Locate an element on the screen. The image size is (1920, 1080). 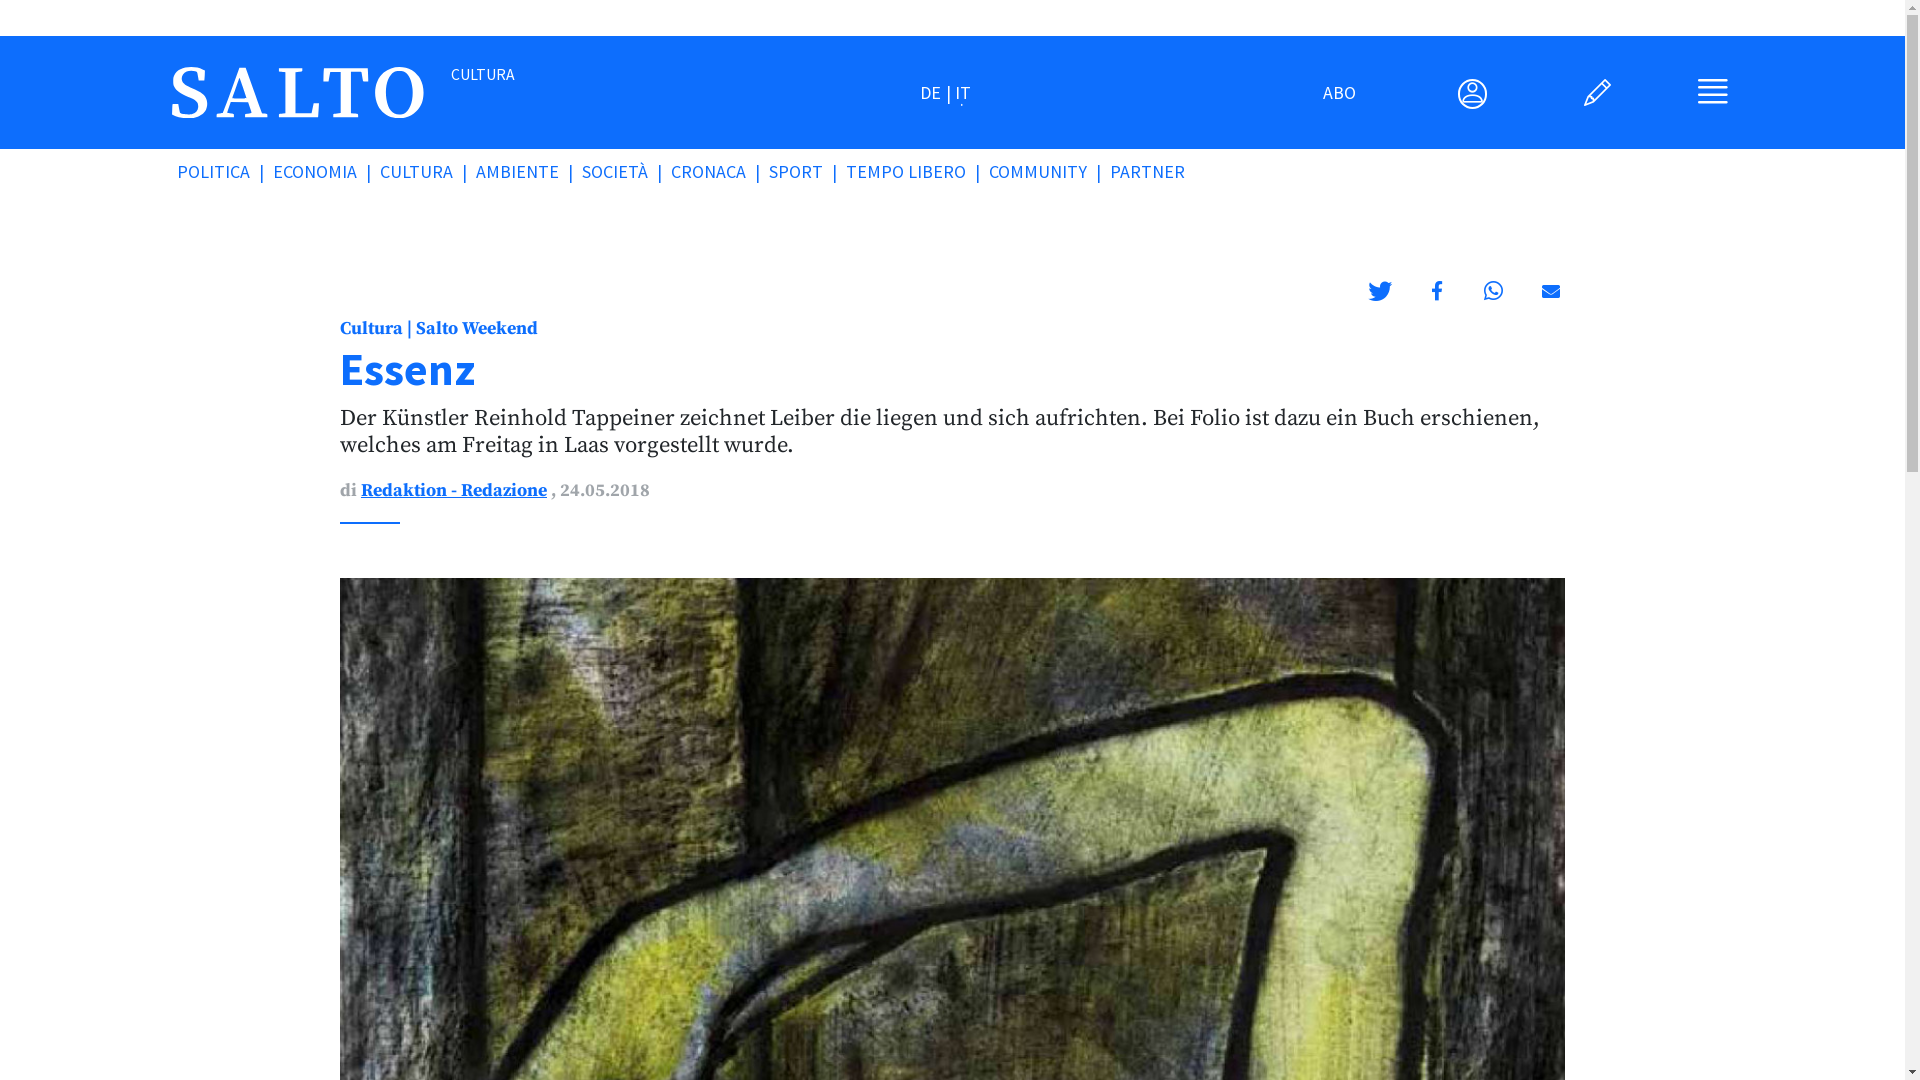
'Main Menu' is located at coordinates (1712, 99).